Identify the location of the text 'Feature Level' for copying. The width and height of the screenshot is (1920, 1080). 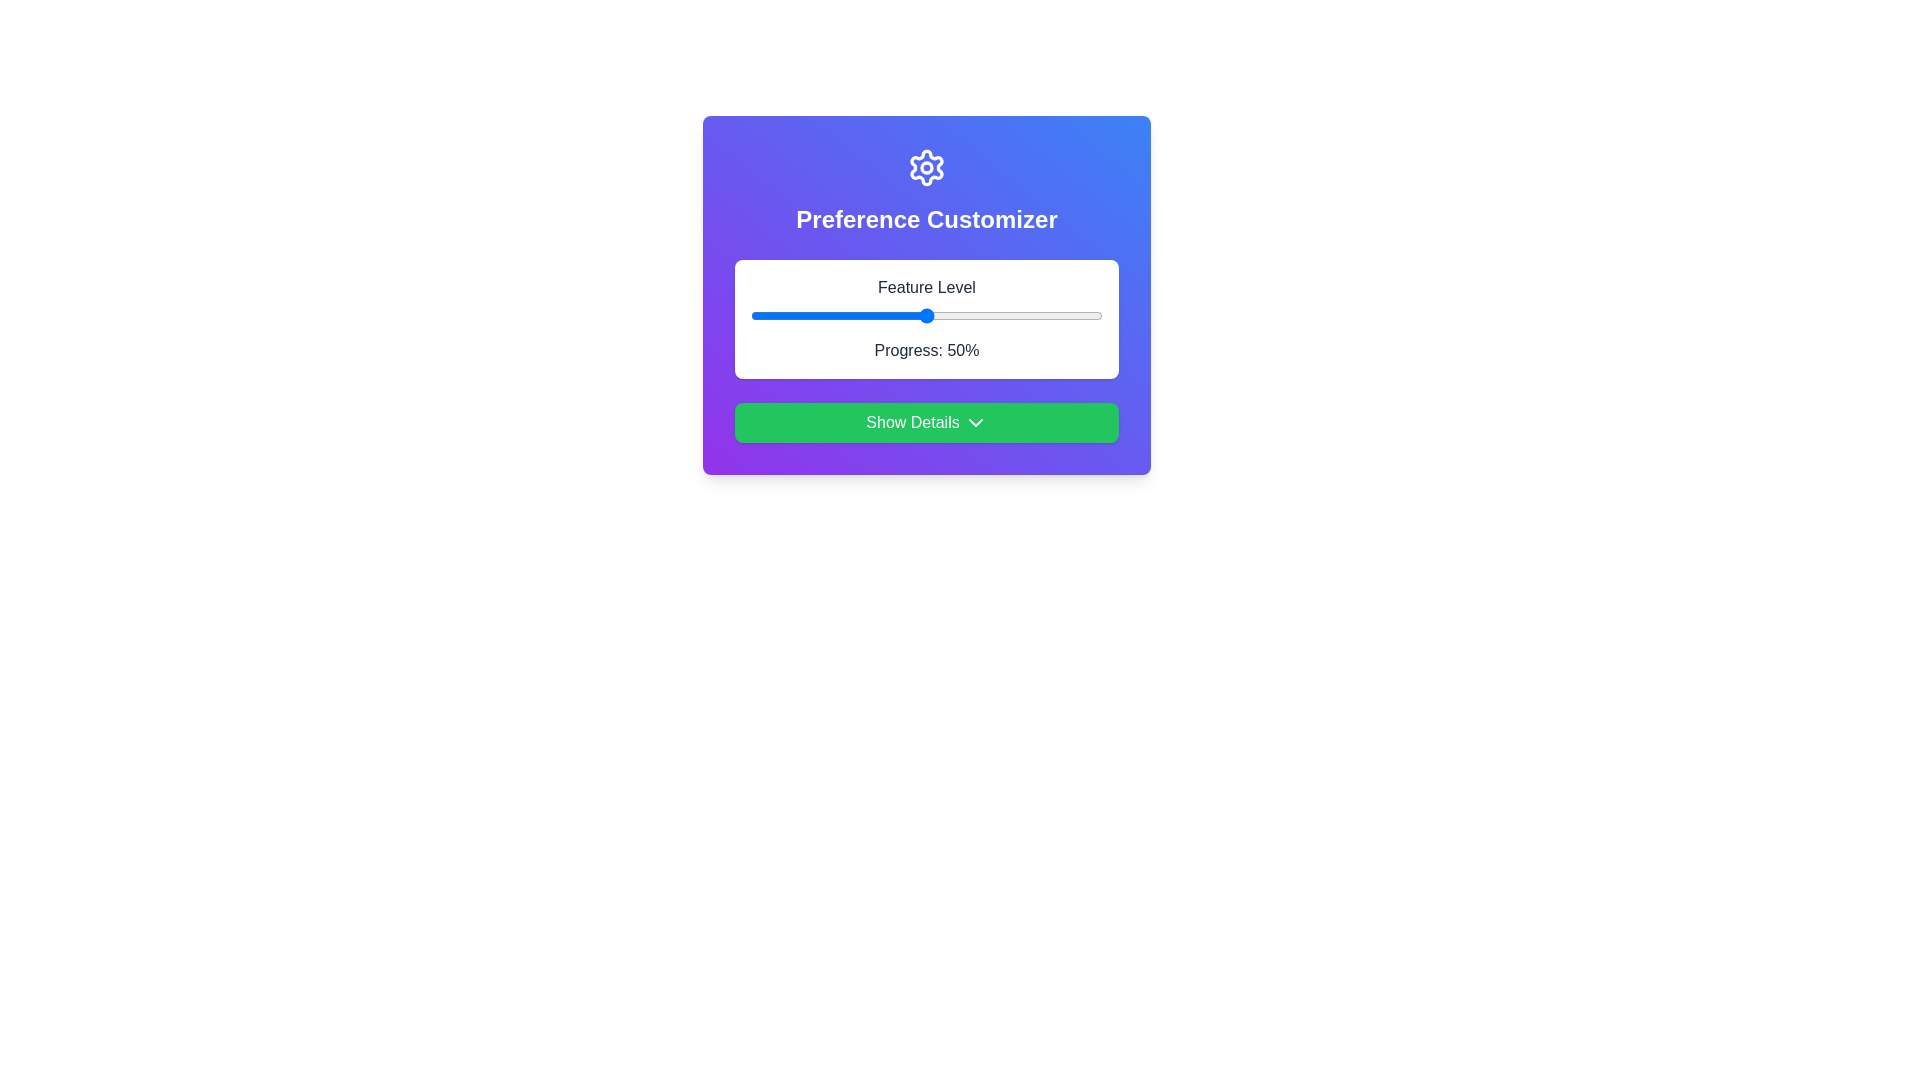
(878, 286).